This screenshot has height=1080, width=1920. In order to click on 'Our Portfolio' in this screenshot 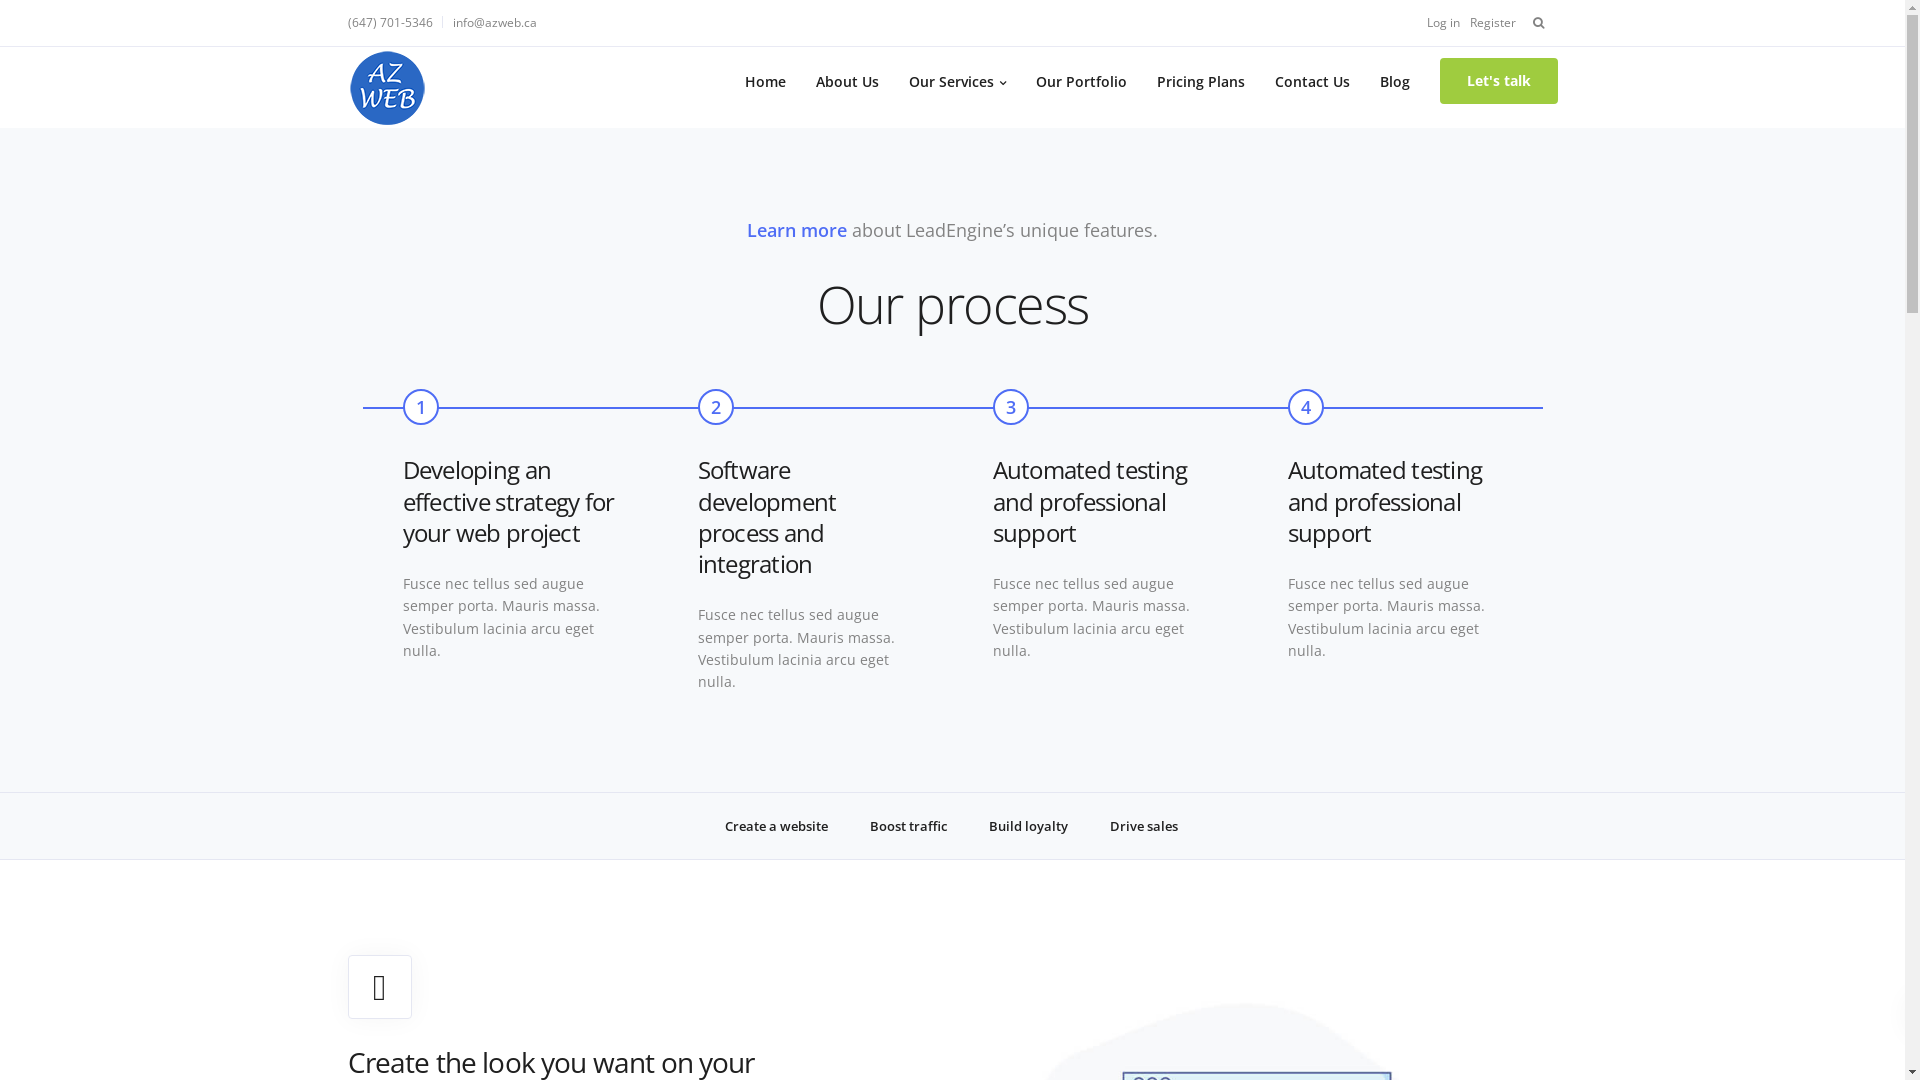, I will do `click(1079, 80)`.